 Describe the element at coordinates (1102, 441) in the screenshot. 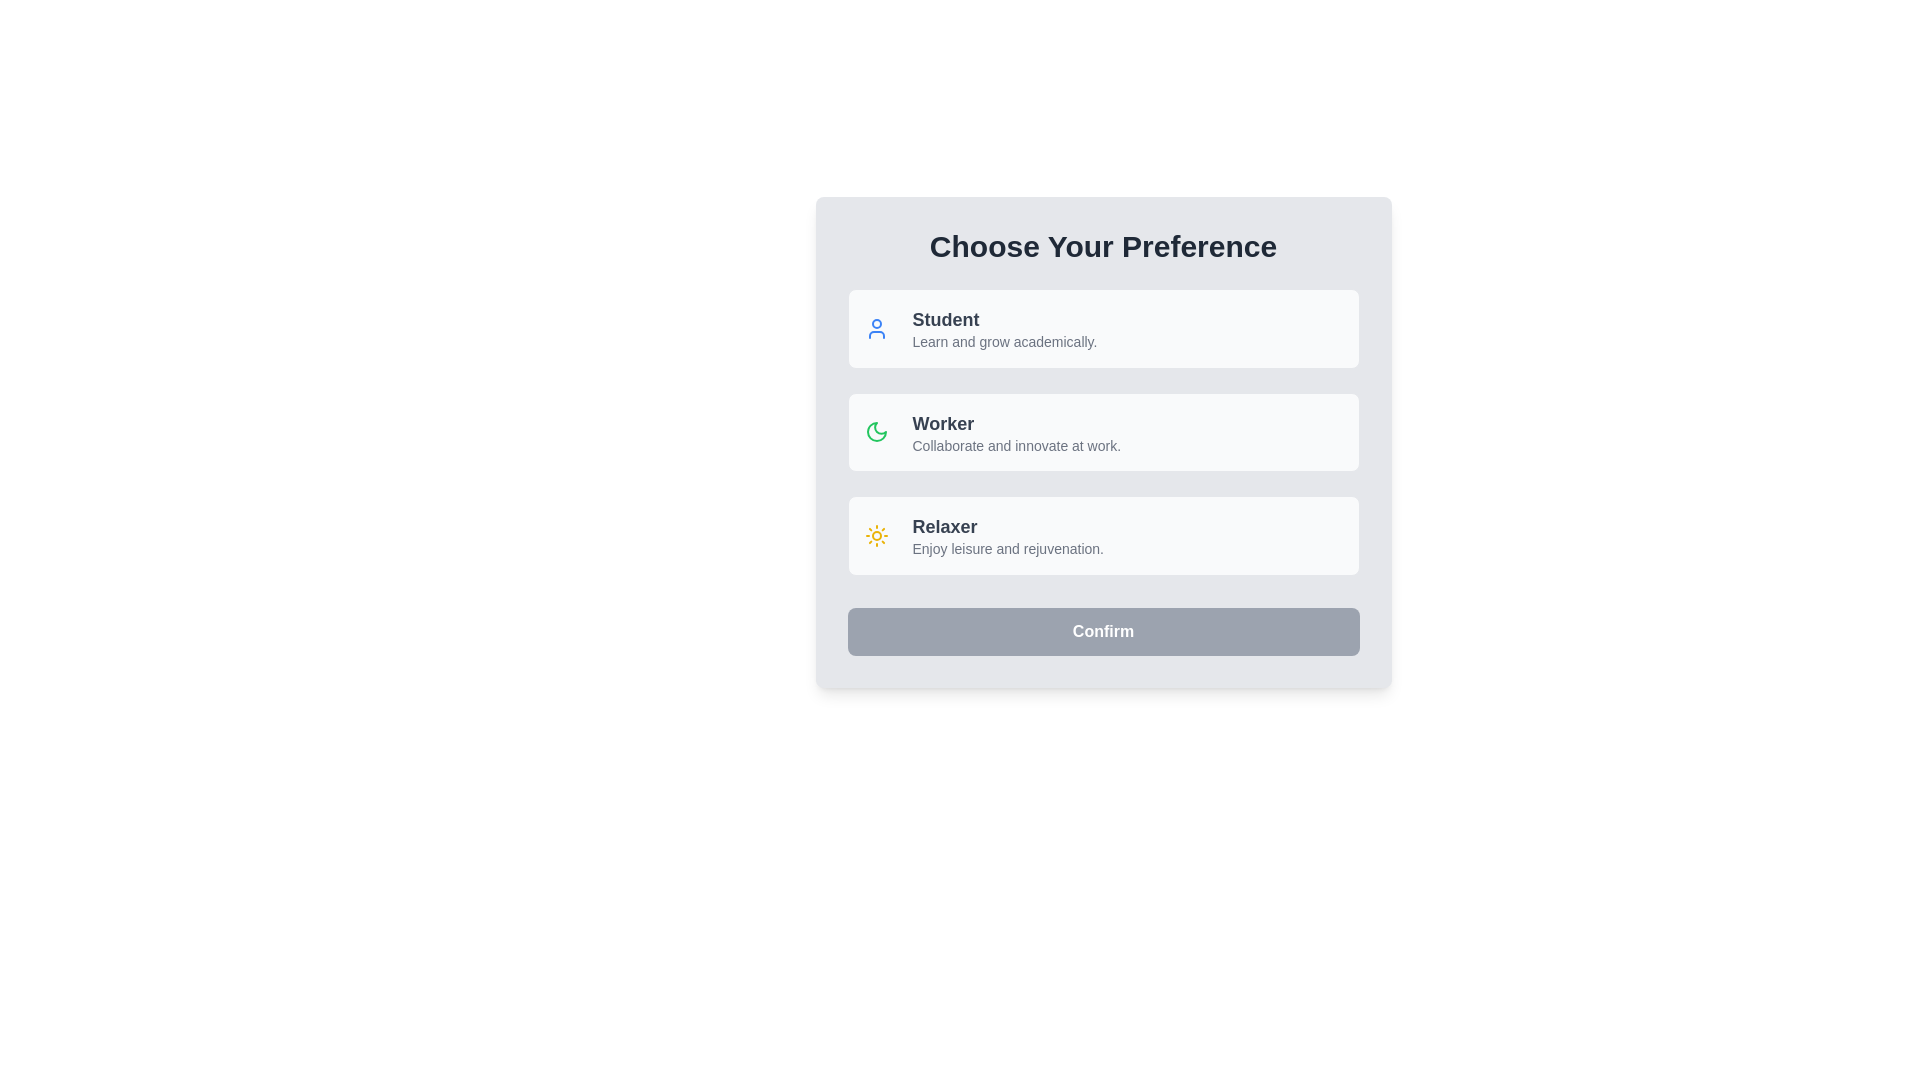

I see `the icons within the selection card that allows users to choose between Student, Worker, or Relaxer, highlighting them for selection` at that location.